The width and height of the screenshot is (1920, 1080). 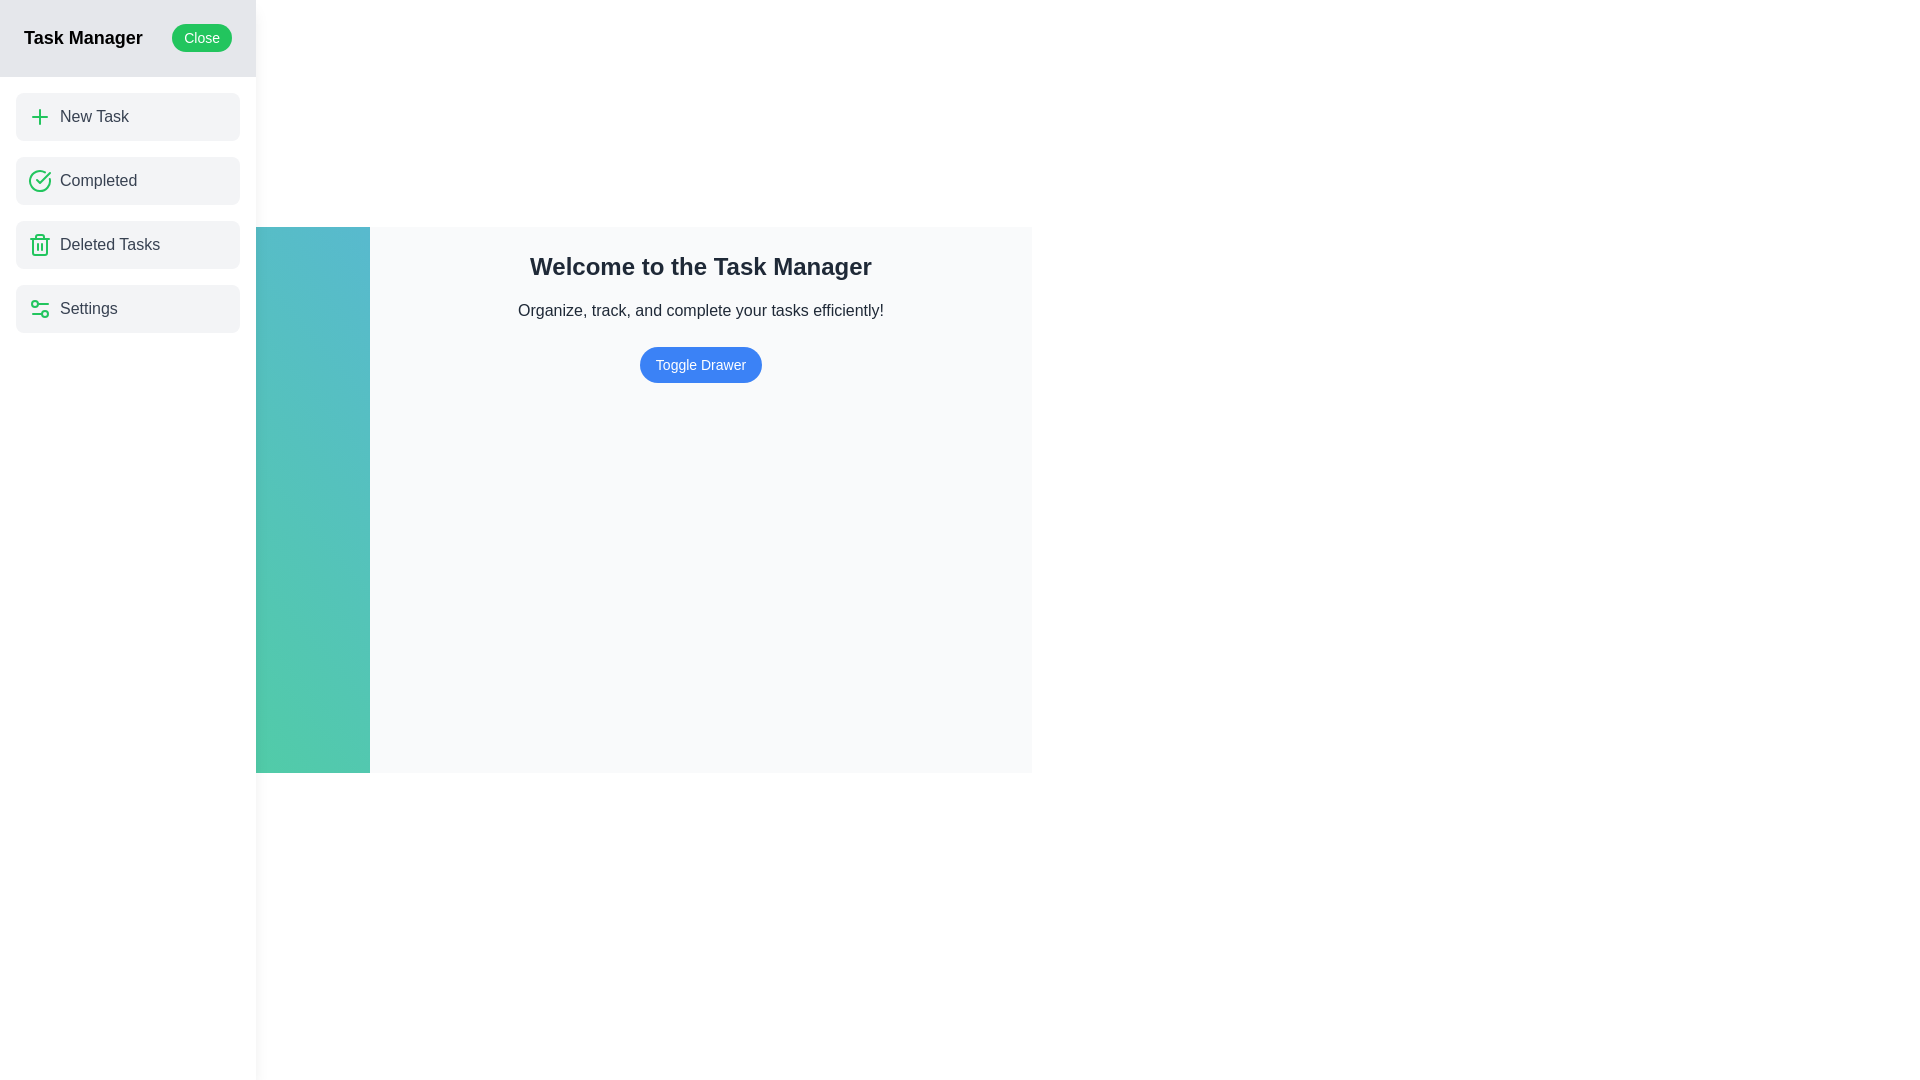 What do you see at coordinates (700, 365) in the screenshot?
I see `the 'Toggle Drawer' button to toggle the visibility of the drawer` at bounding box center [700, 365].